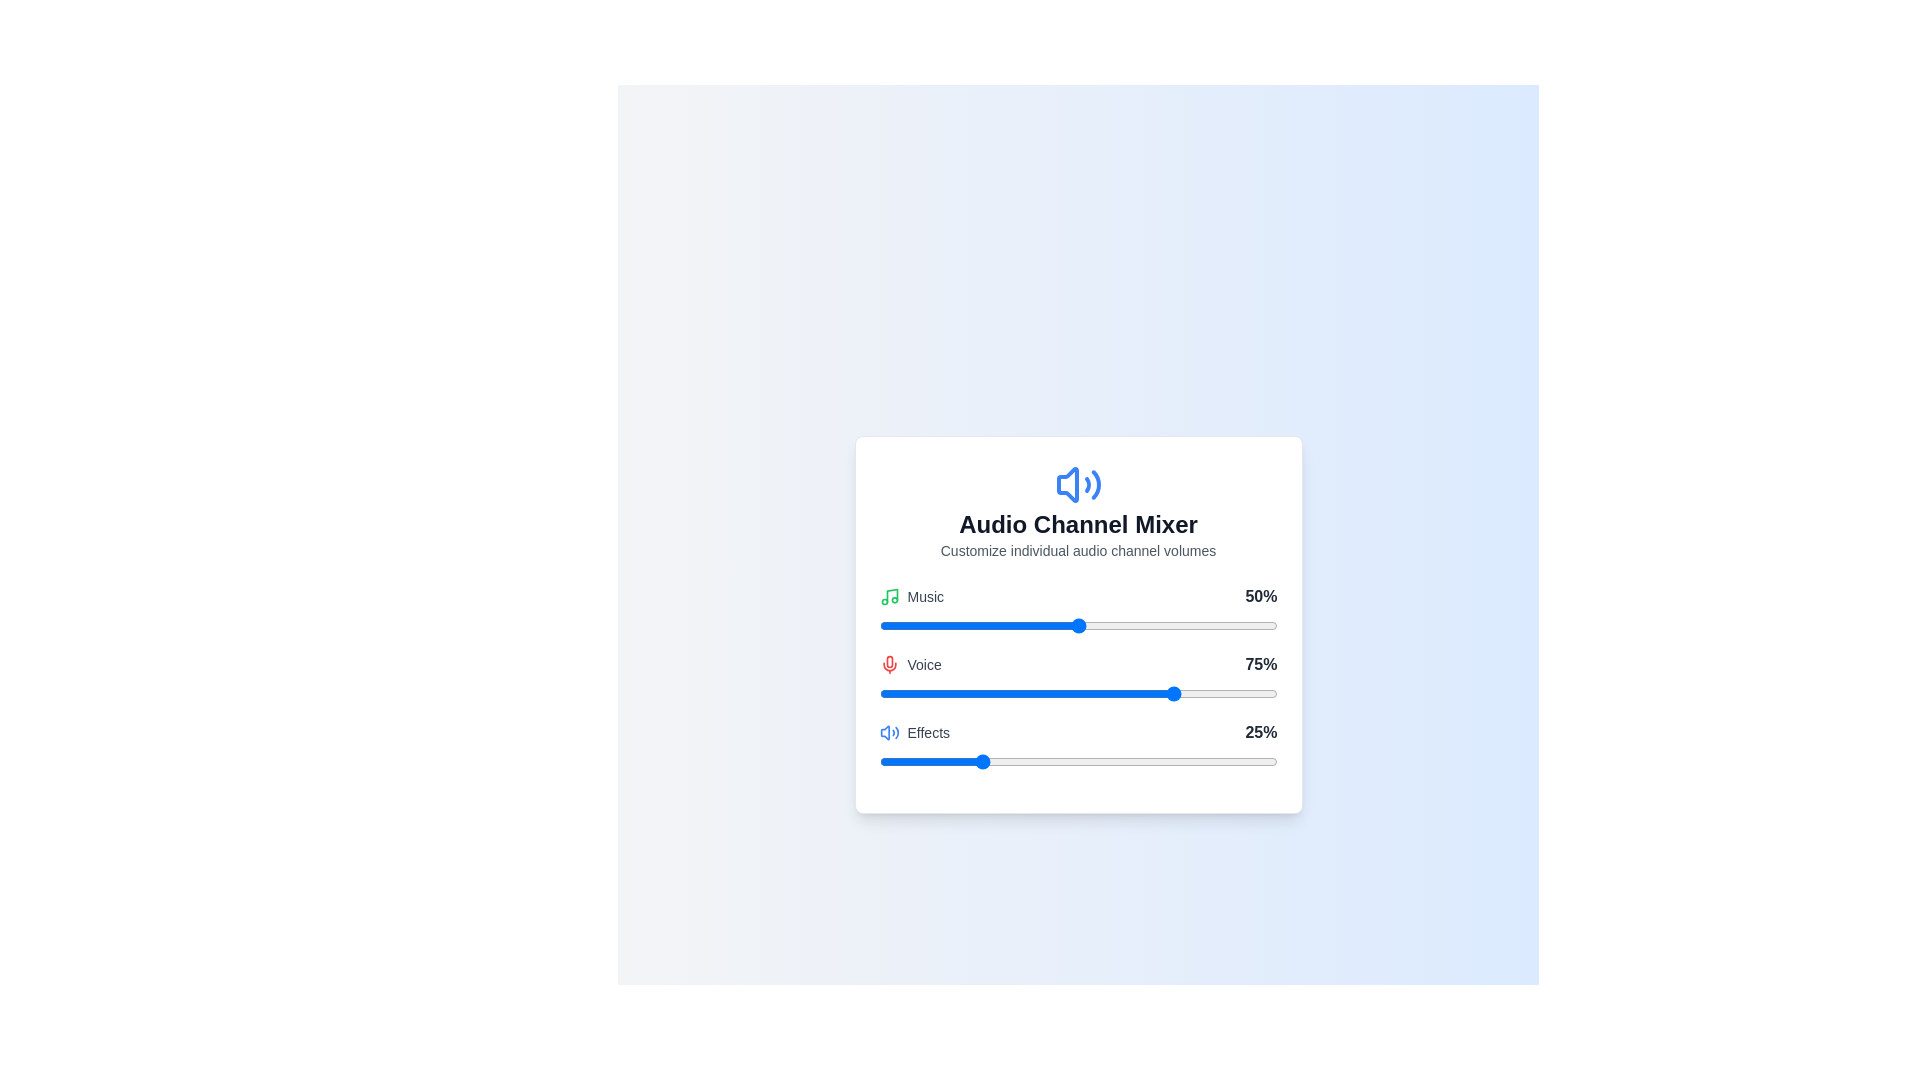 The width and height of the screenshot is (1920, 1080). What do you see at coordinates (1177, 624) in the screenshot?
I see `music volume` at bounding box center [1177, 624].